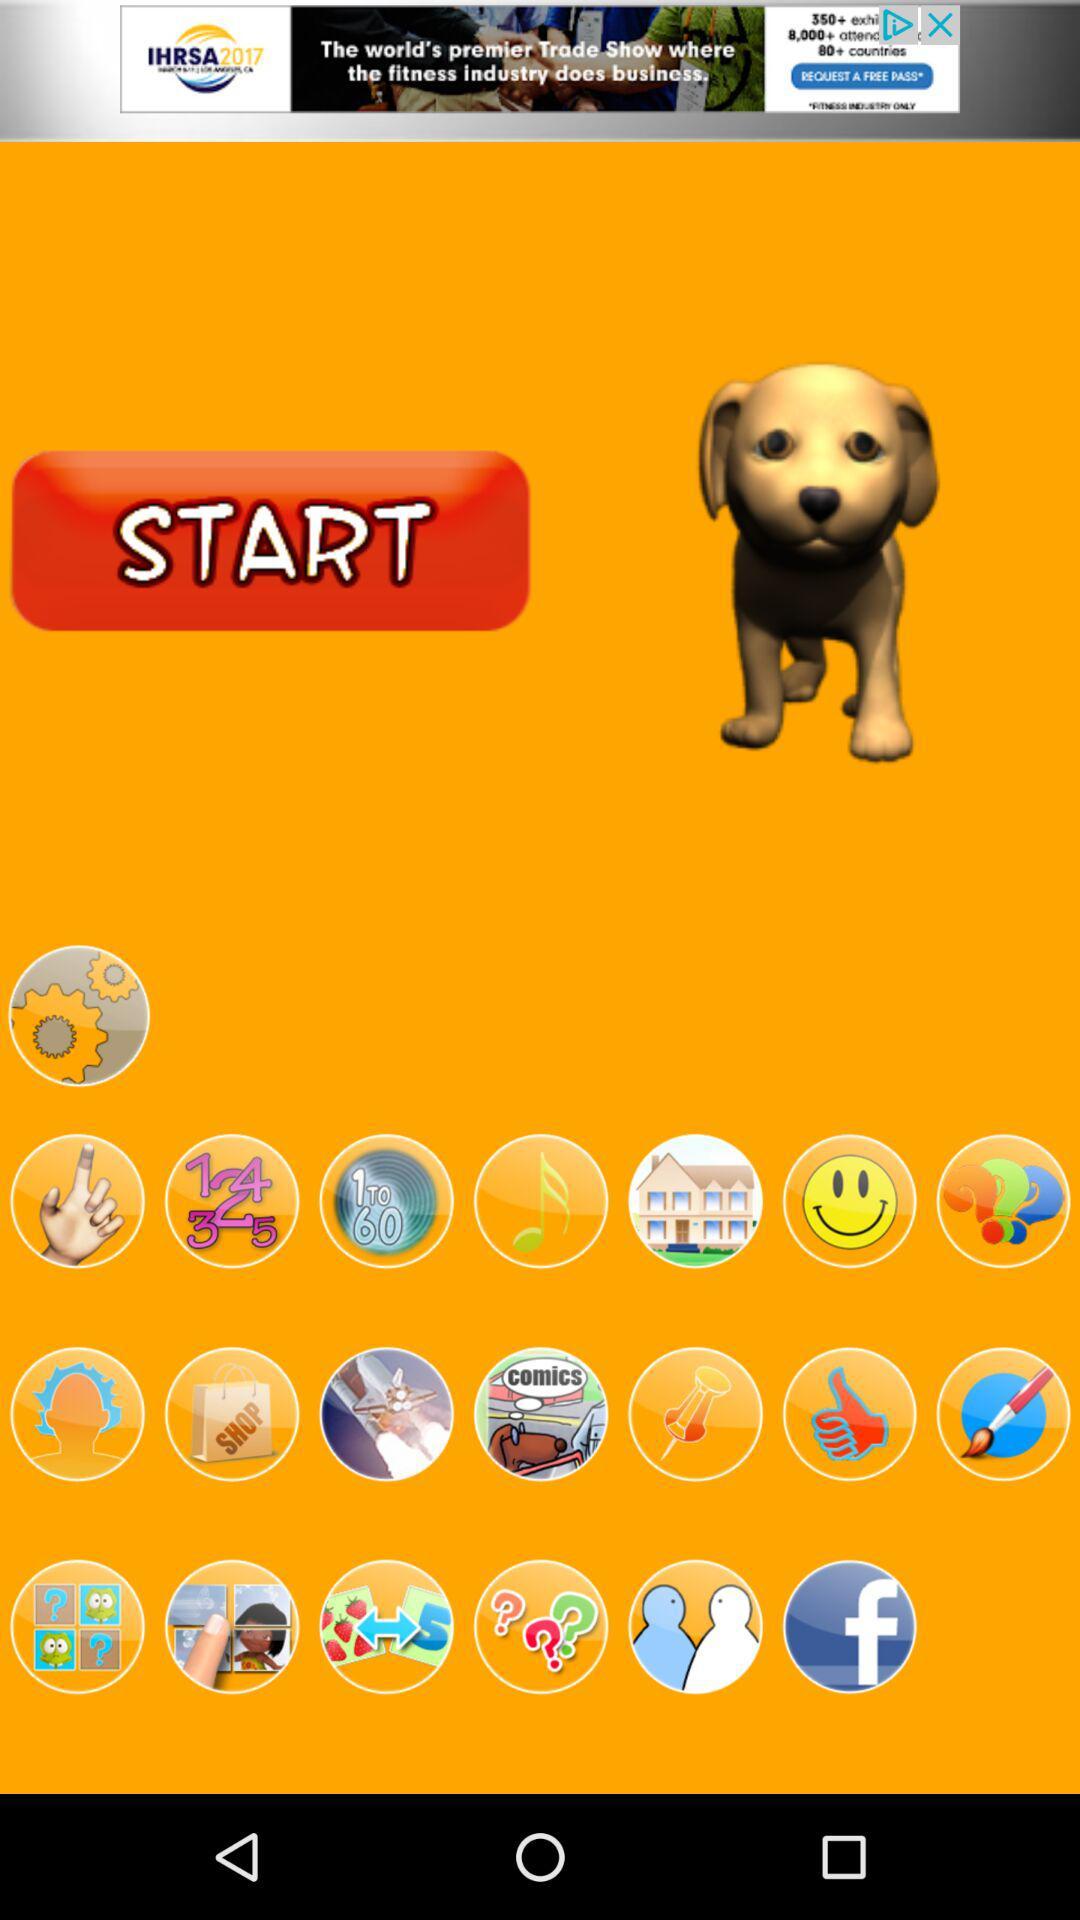  I want to click on the settings icon, so click(77, 1086).